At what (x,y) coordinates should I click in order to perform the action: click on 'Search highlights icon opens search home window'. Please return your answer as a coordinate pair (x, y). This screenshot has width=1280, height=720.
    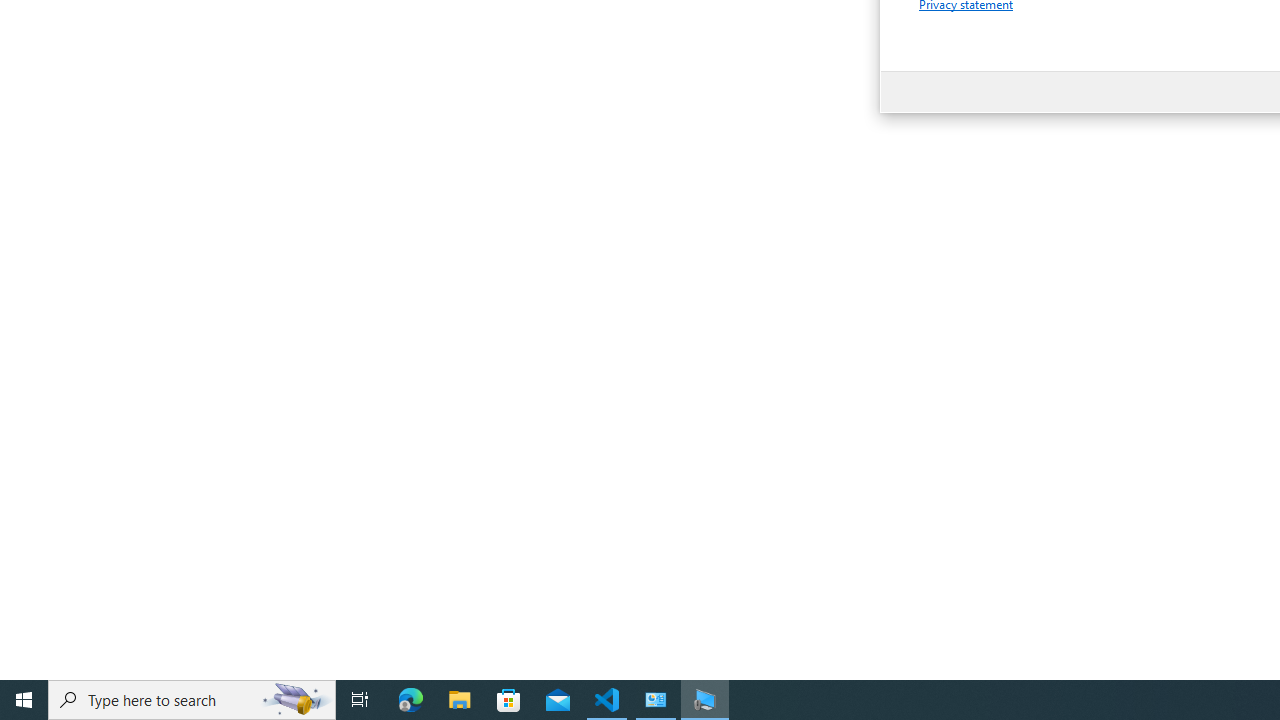
    Looking at the image, I should click on (294, 698).